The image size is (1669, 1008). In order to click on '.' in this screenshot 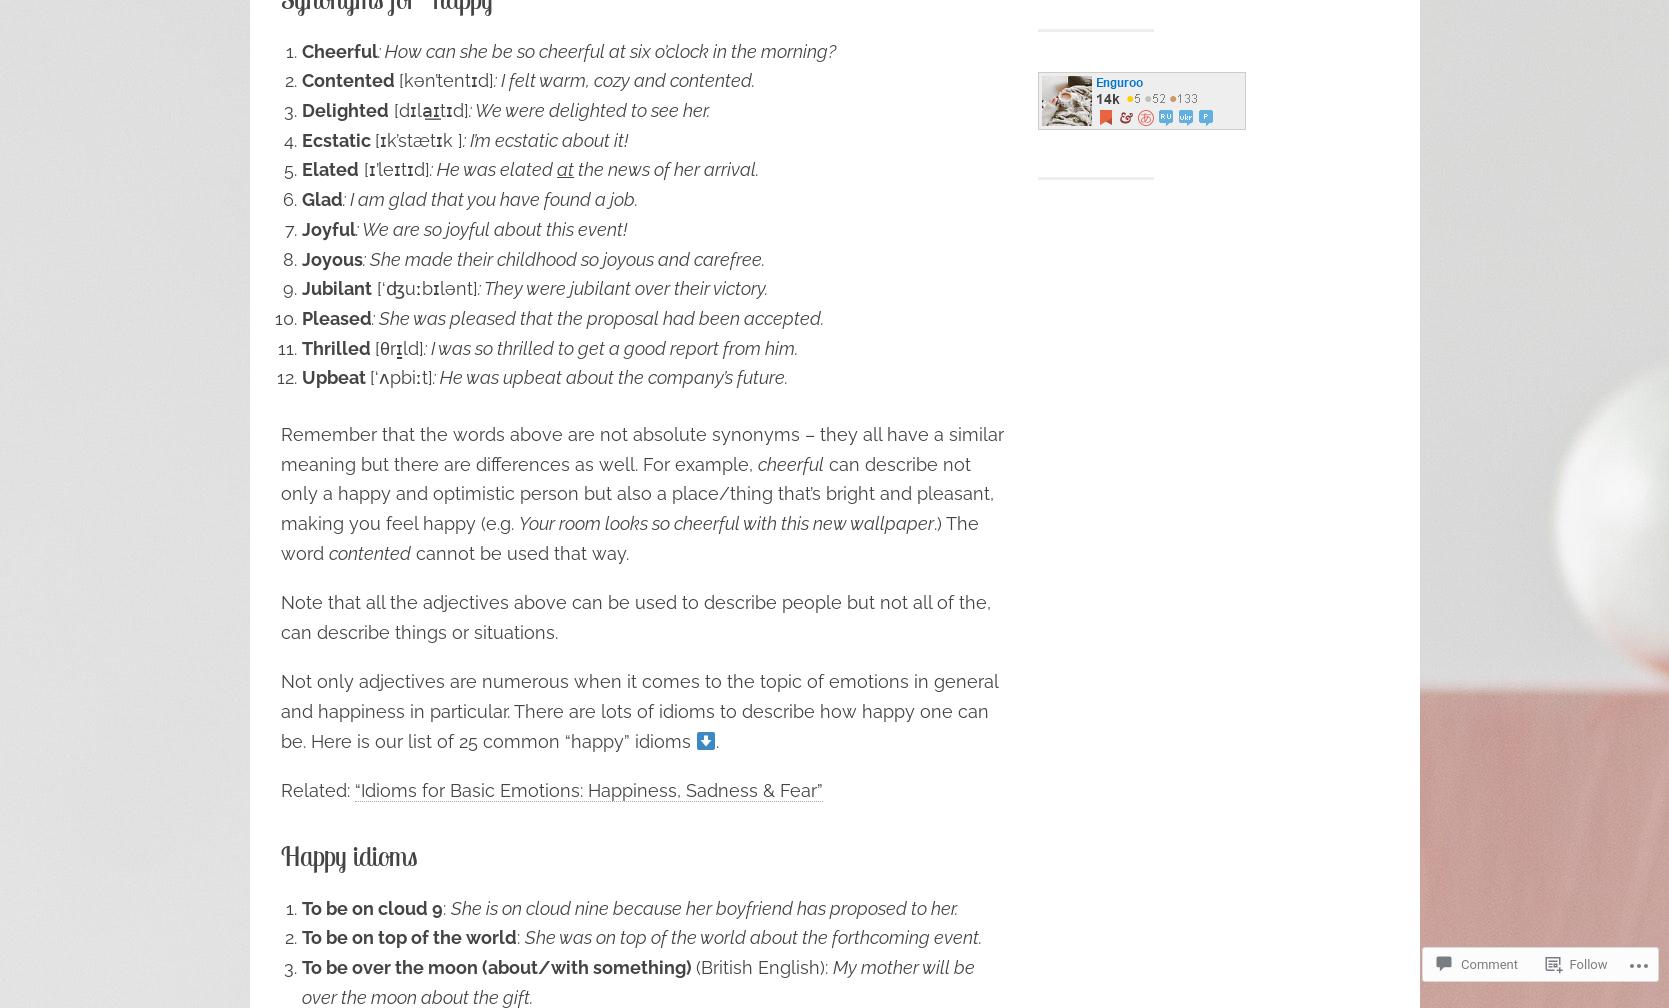, I will do `click(716, 740)`.